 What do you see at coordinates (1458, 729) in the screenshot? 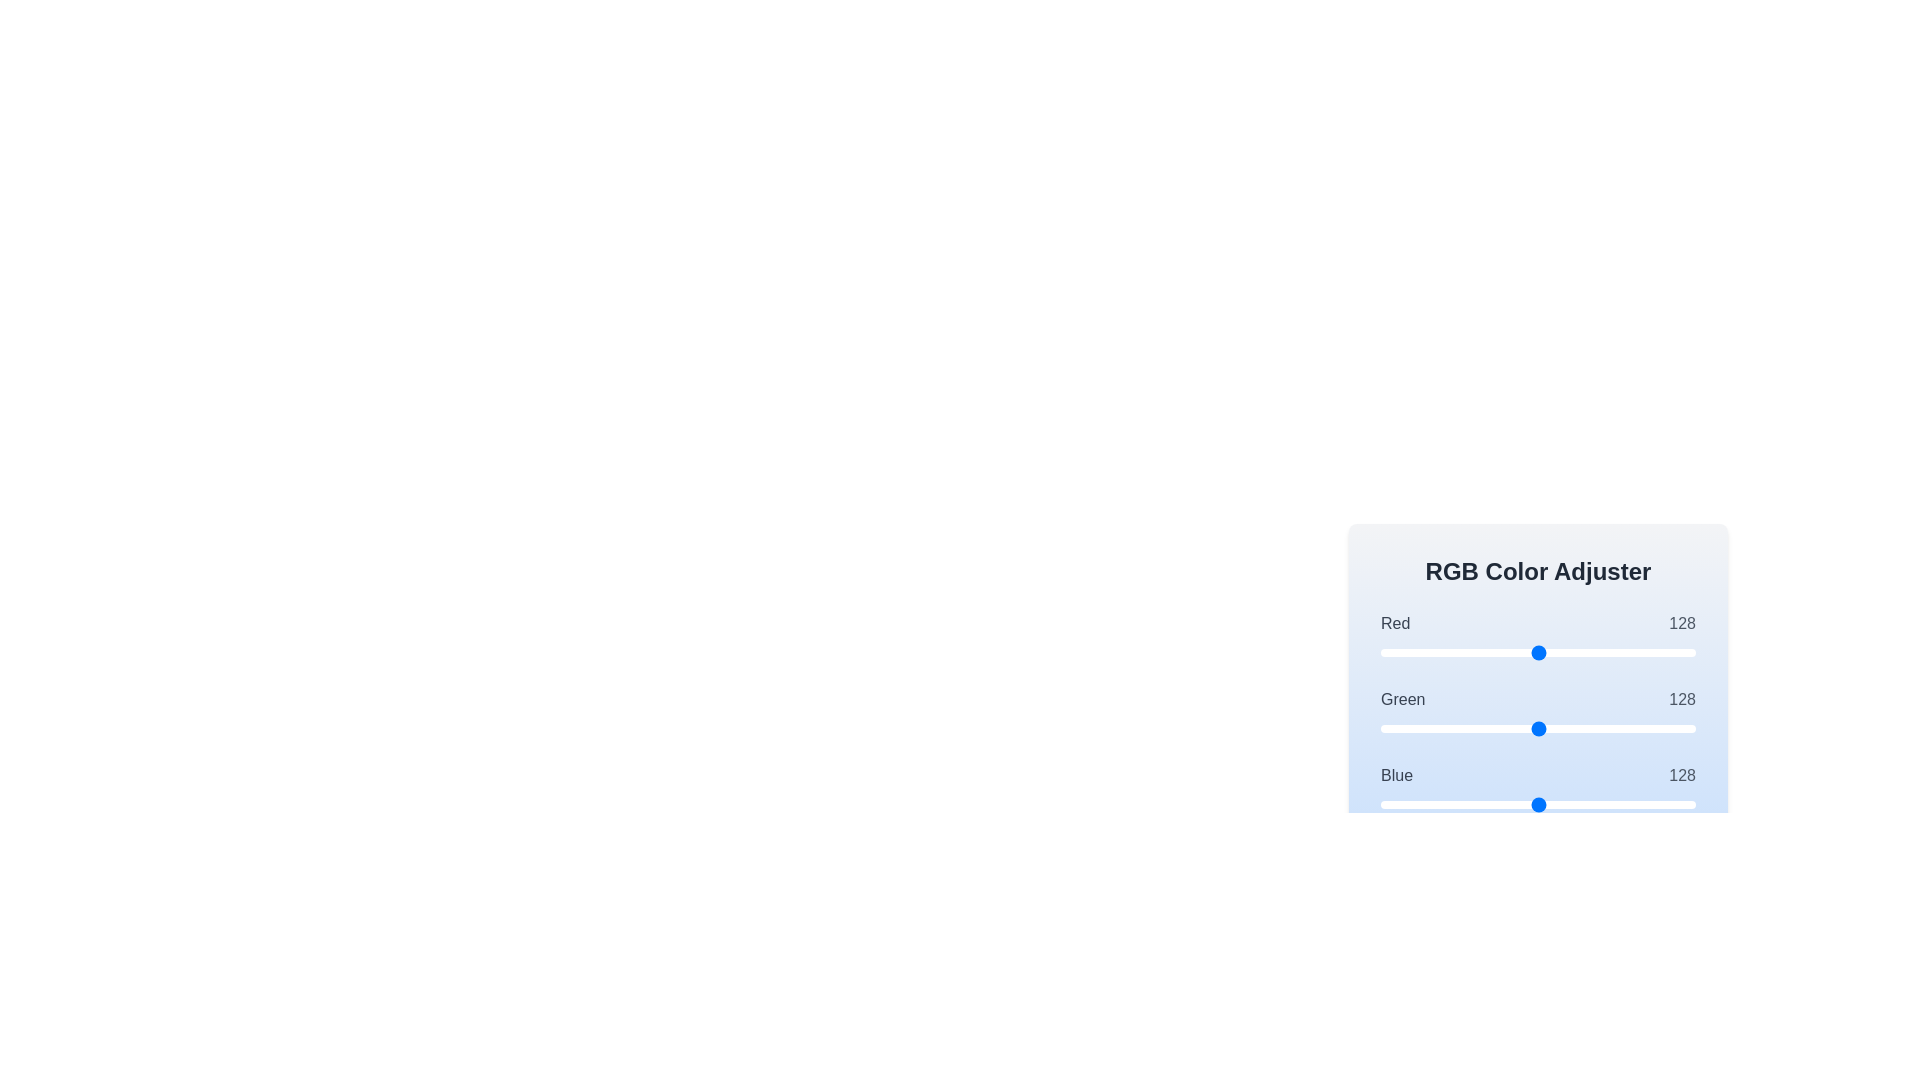
I see `the 1 slider to set its value to 63` at bounding box center [1458, 729].